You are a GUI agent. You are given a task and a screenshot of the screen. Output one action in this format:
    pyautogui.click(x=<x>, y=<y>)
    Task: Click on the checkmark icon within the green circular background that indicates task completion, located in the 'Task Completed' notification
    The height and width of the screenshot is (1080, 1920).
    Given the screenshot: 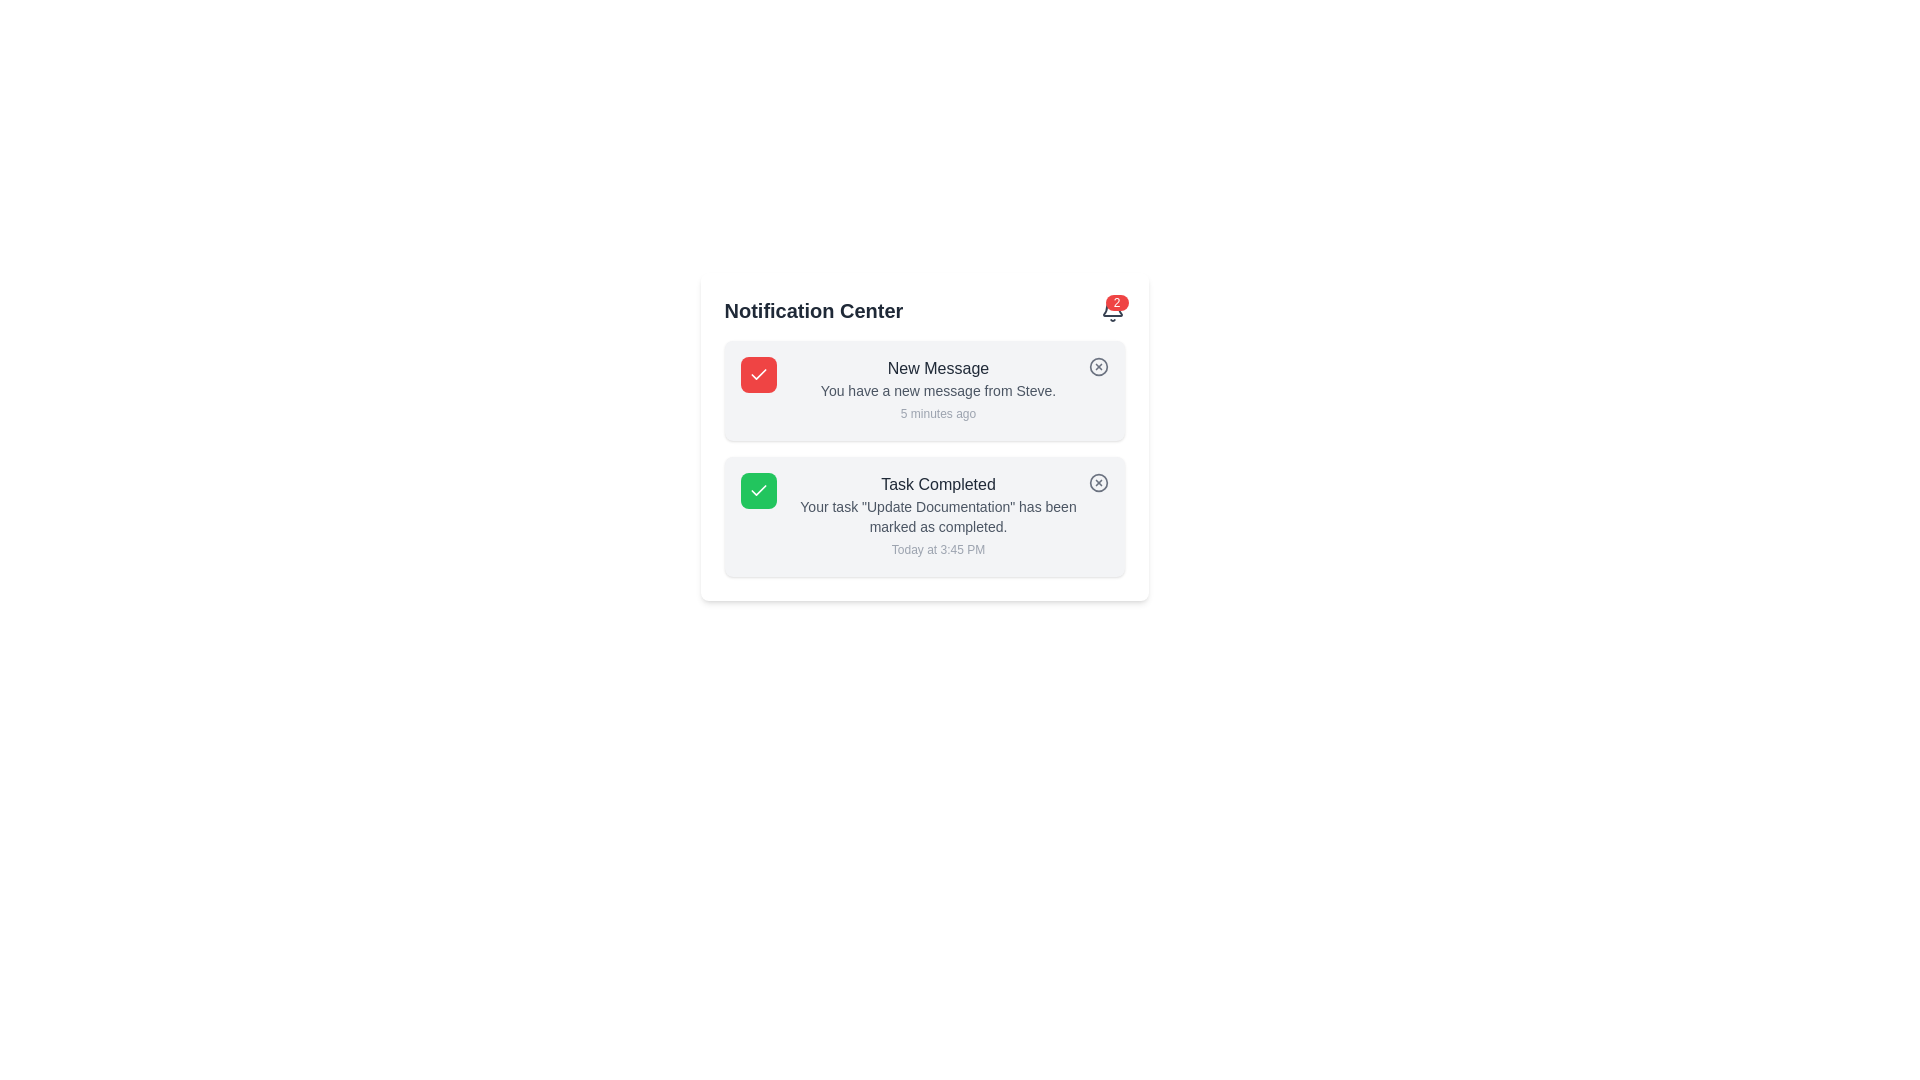 What is the action you would take?
    pyautogui.click(x=757, y=490)
    